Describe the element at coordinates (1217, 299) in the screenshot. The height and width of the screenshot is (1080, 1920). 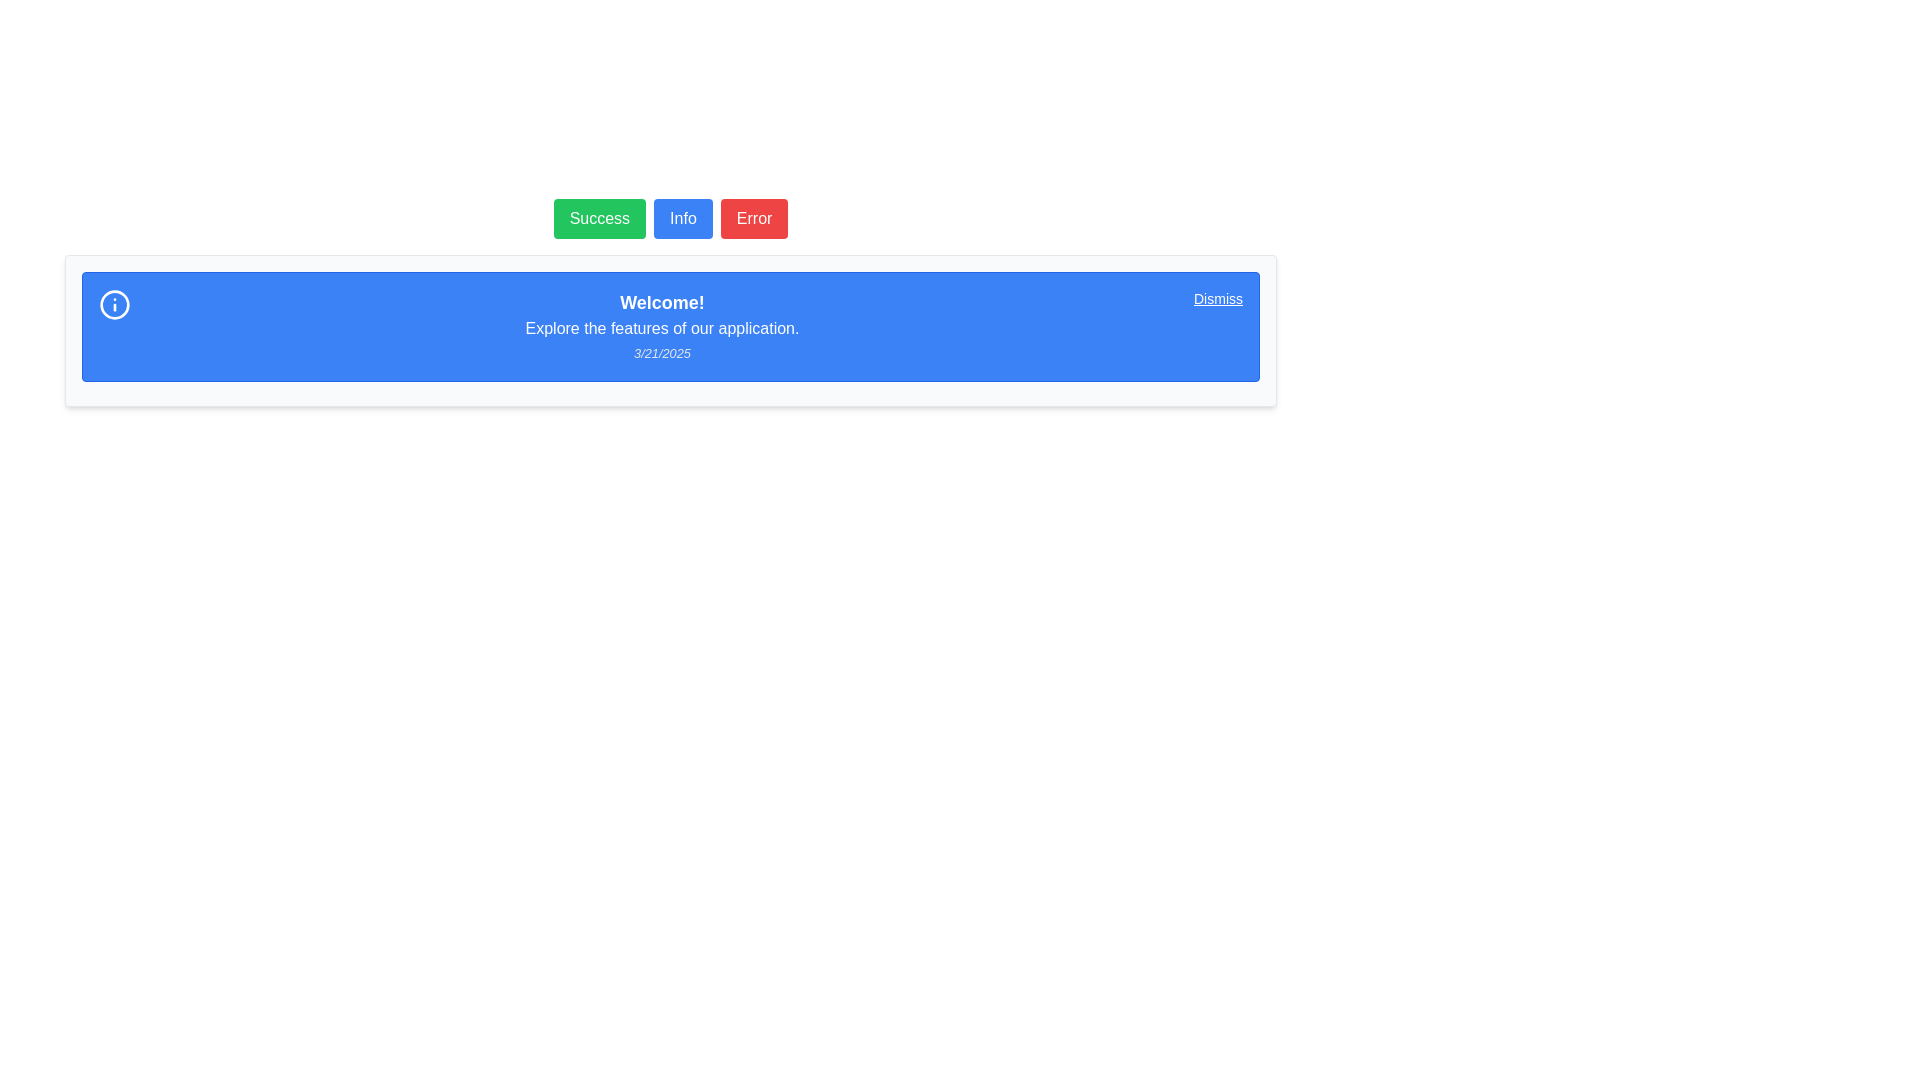
I see `the dismiss button located in the top-right corner of the notification bar` at that location.